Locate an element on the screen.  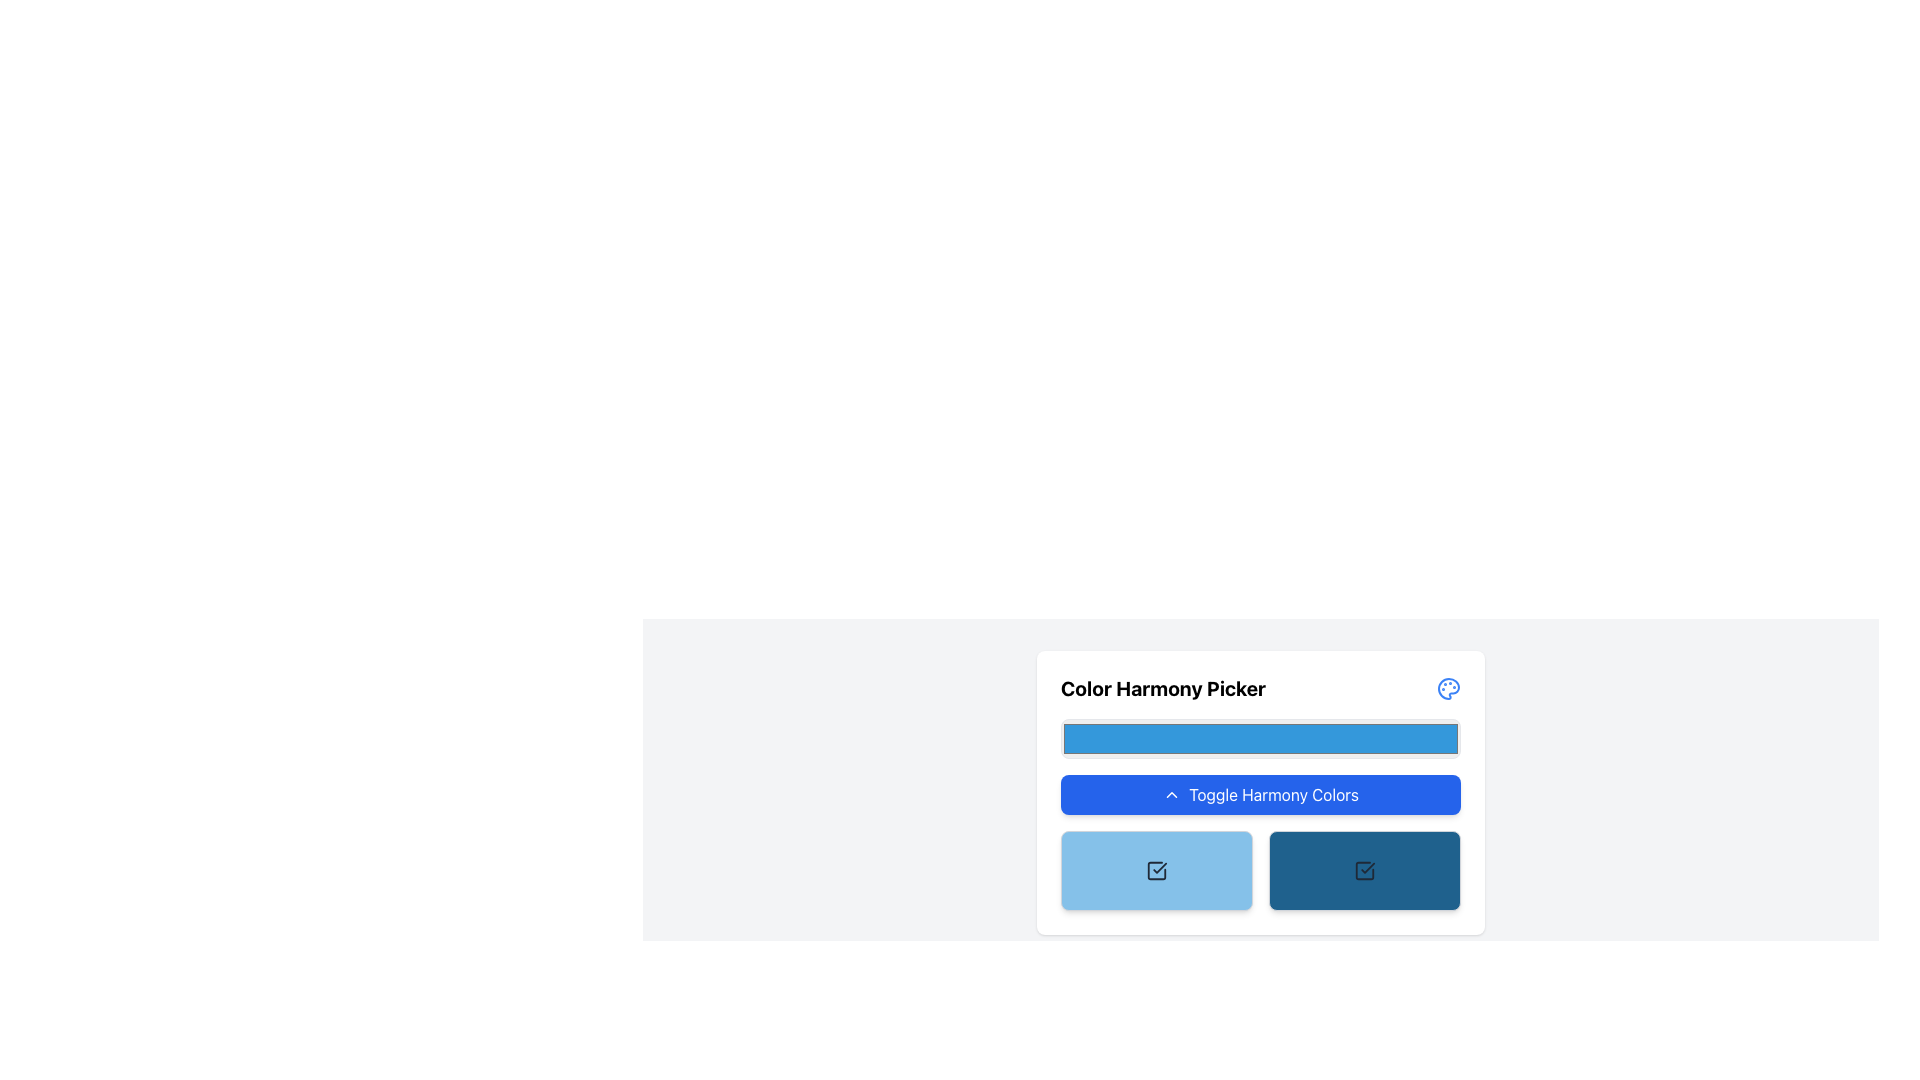
the square-shaped checkbox icon filled with a dark blue background featuring a checkmark symbol is located at coordinates (1363, 870).